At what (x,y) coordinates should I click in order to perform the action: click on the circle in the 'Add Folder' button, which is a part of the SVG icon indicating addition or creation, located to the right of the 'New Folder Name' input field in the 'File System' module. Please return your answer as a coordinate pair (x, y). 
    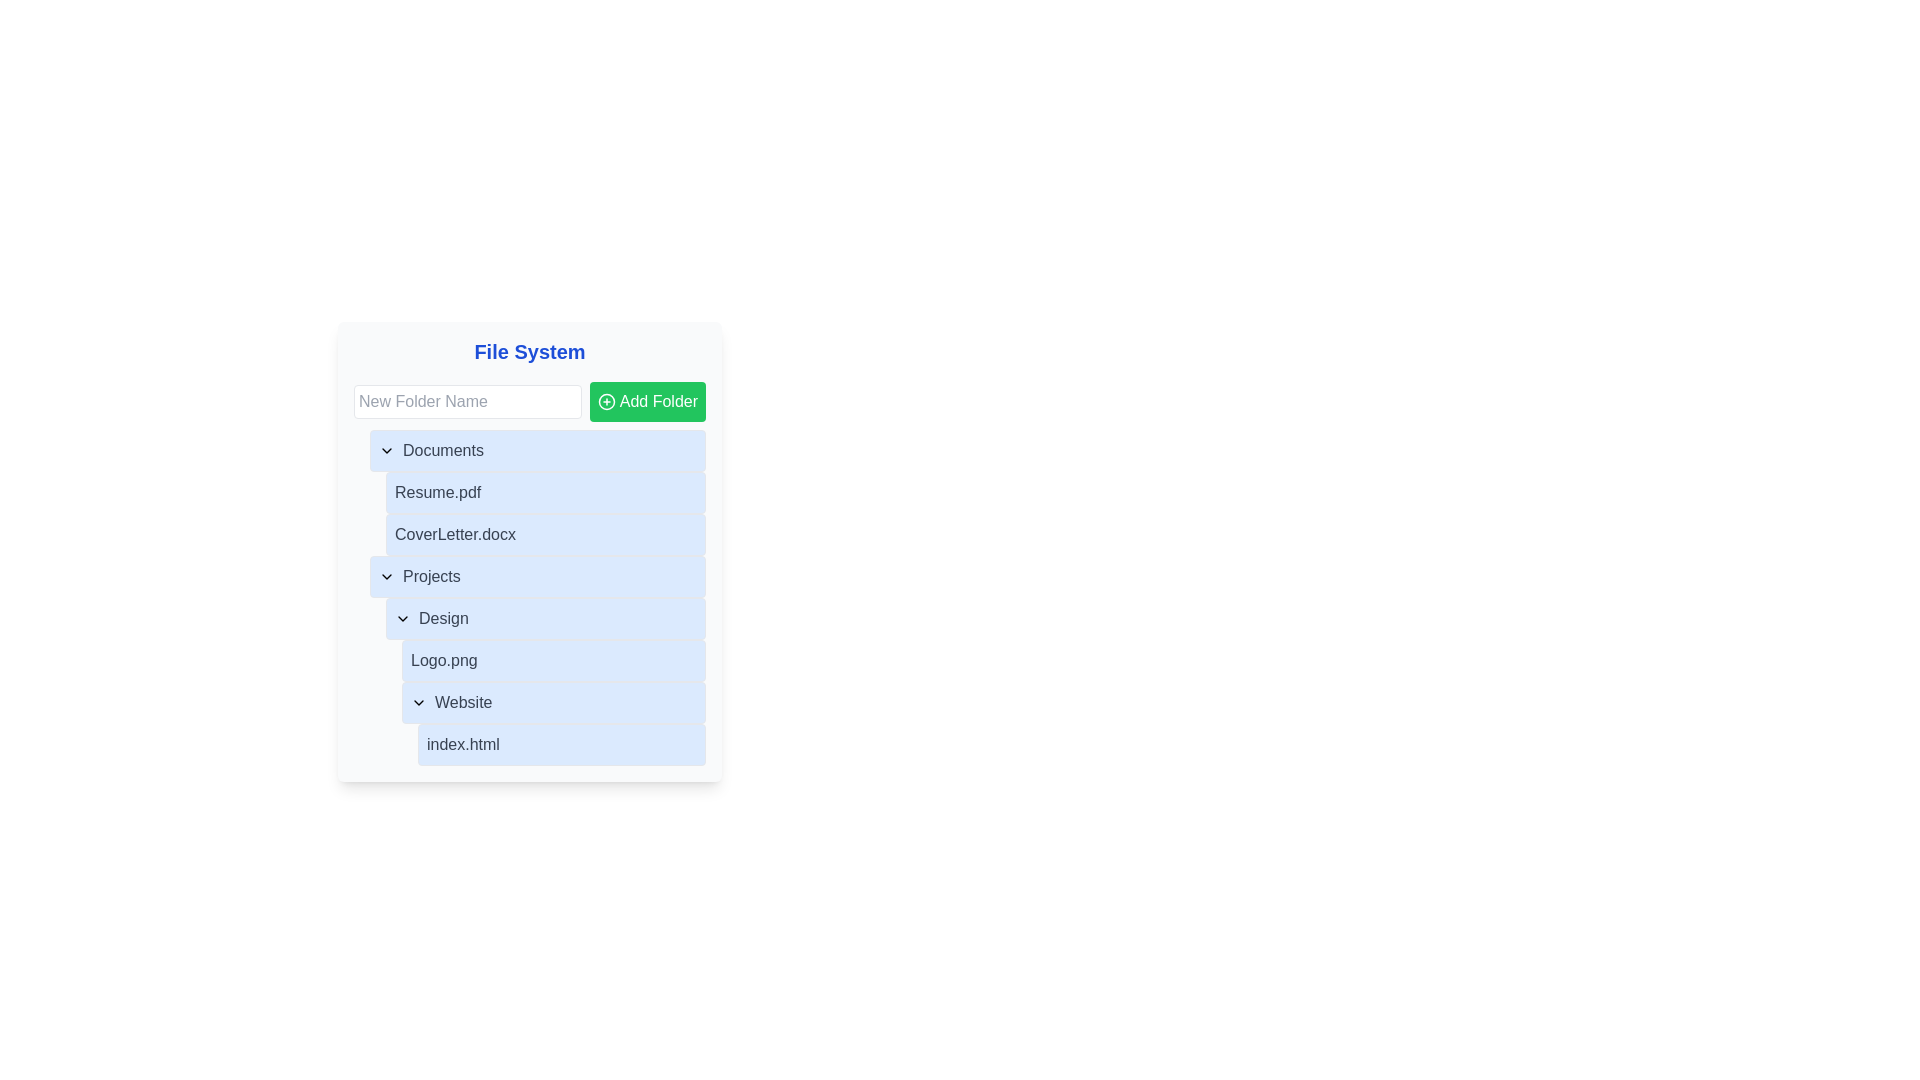
    Looking at the image, I should click on (605, 401).